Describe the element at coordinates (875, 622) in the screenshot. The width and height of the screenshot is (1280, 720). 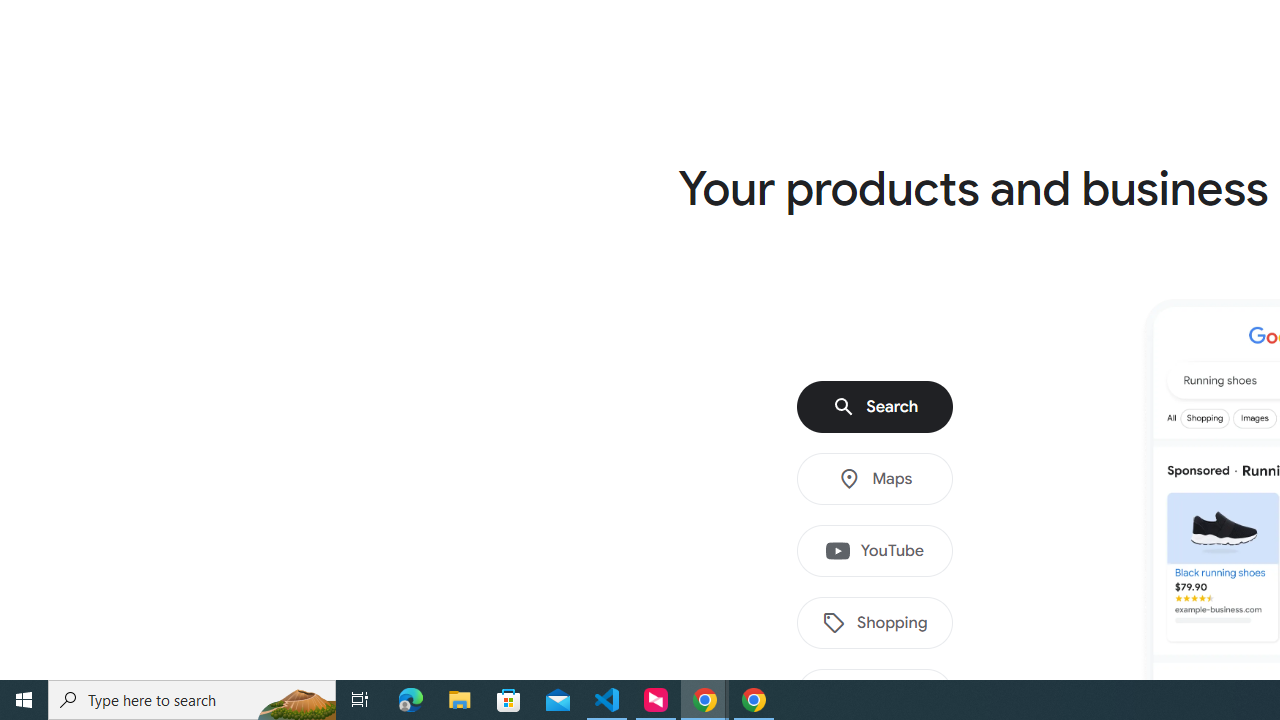
I see `'Shopping'` at that location.